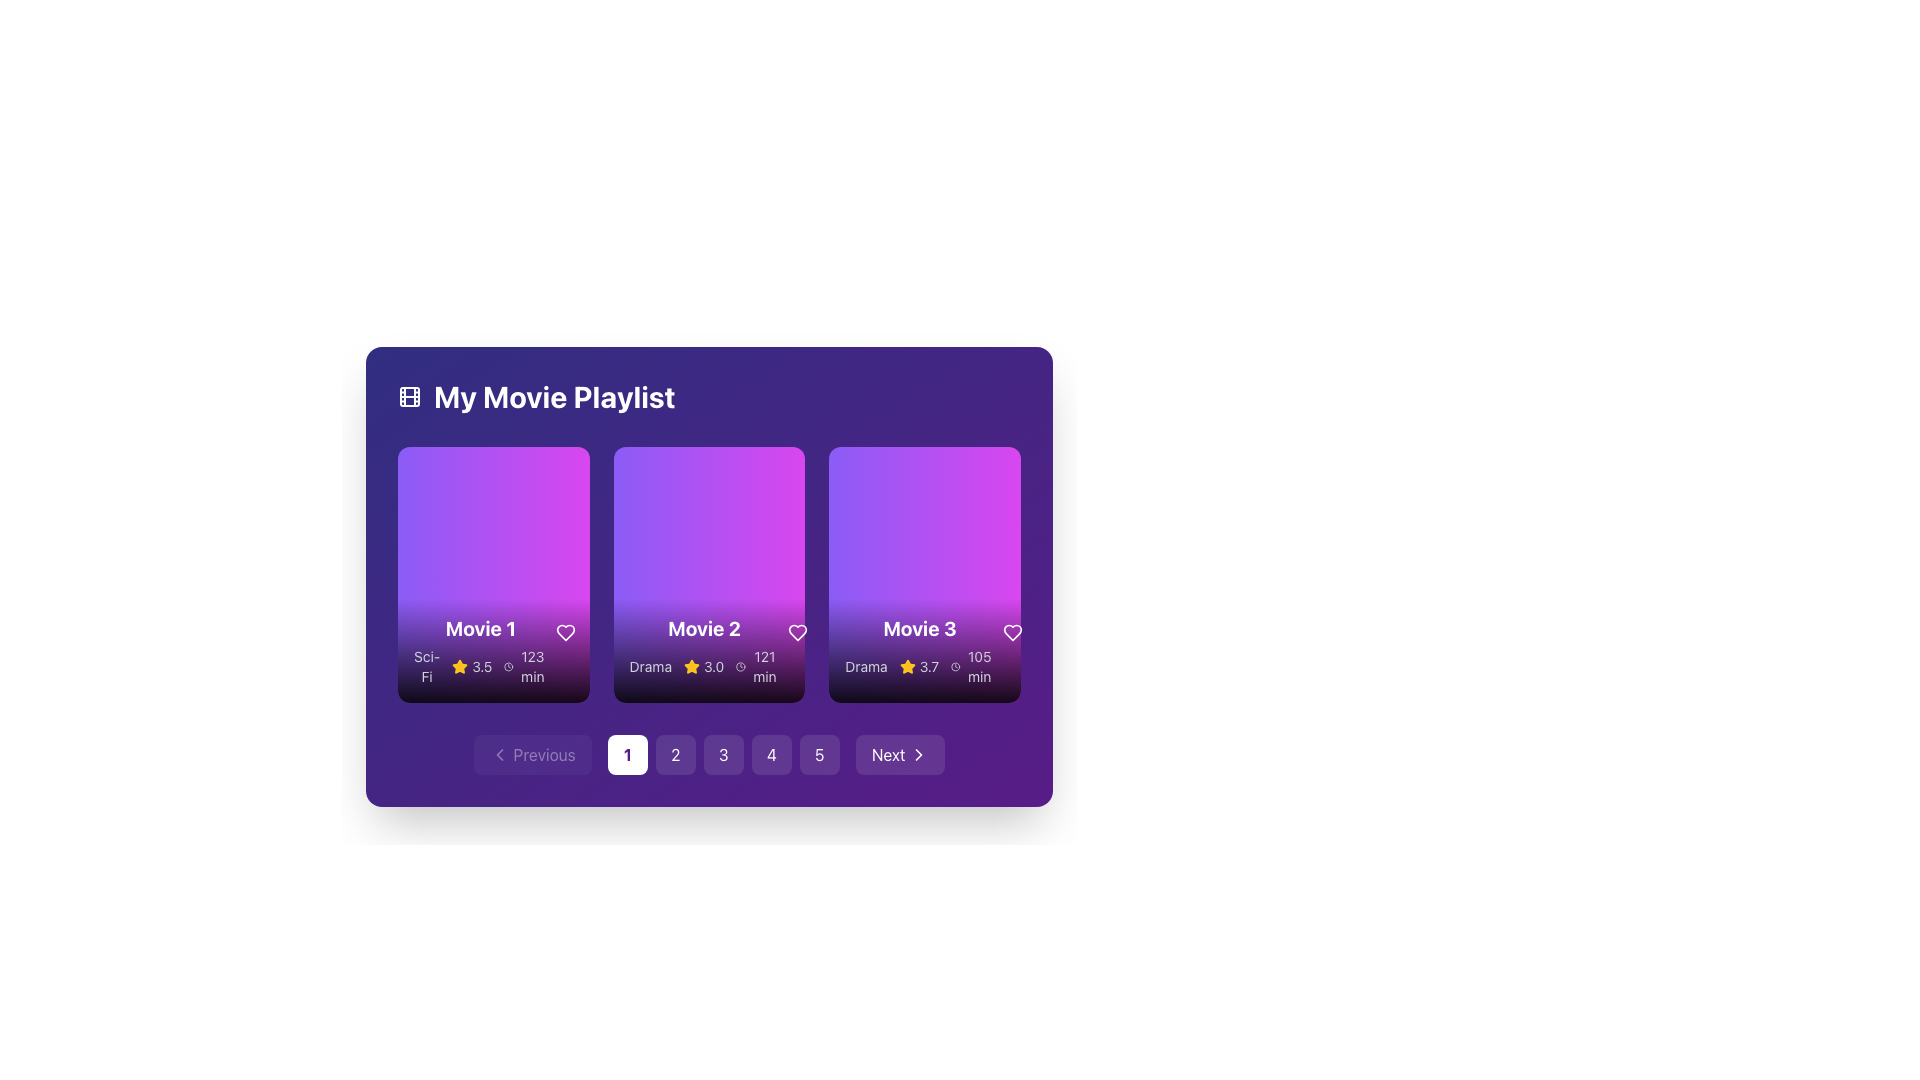  What do you see at coordinates (796, 632) in the screenshot?
I see `the heart-shaped icon at the bottom right corner of the card for 'Movie 2'` at bounding box center [796, 632].